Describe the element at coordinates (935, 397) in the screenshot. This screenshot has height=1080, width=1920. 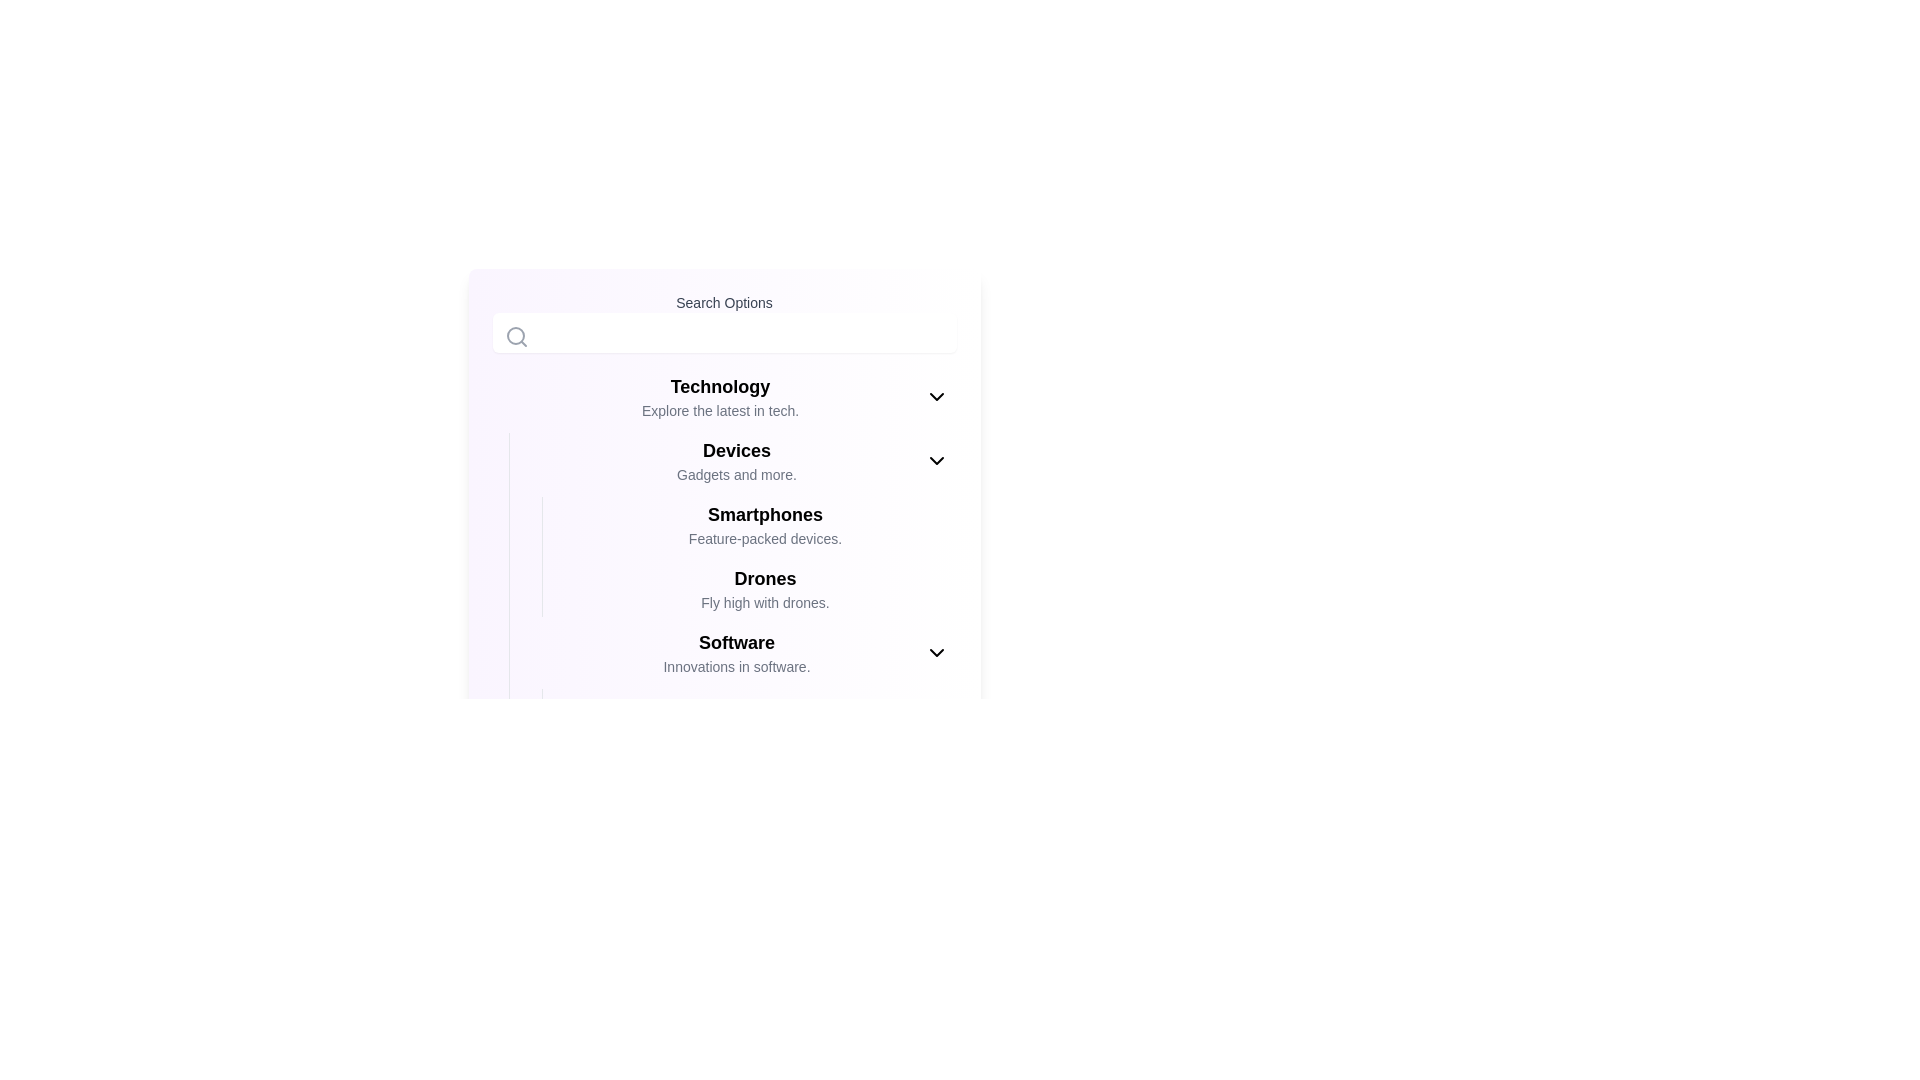
I see `the downward-facing chevron icon located at the top-right corner of the 'Technology' section` at that location.